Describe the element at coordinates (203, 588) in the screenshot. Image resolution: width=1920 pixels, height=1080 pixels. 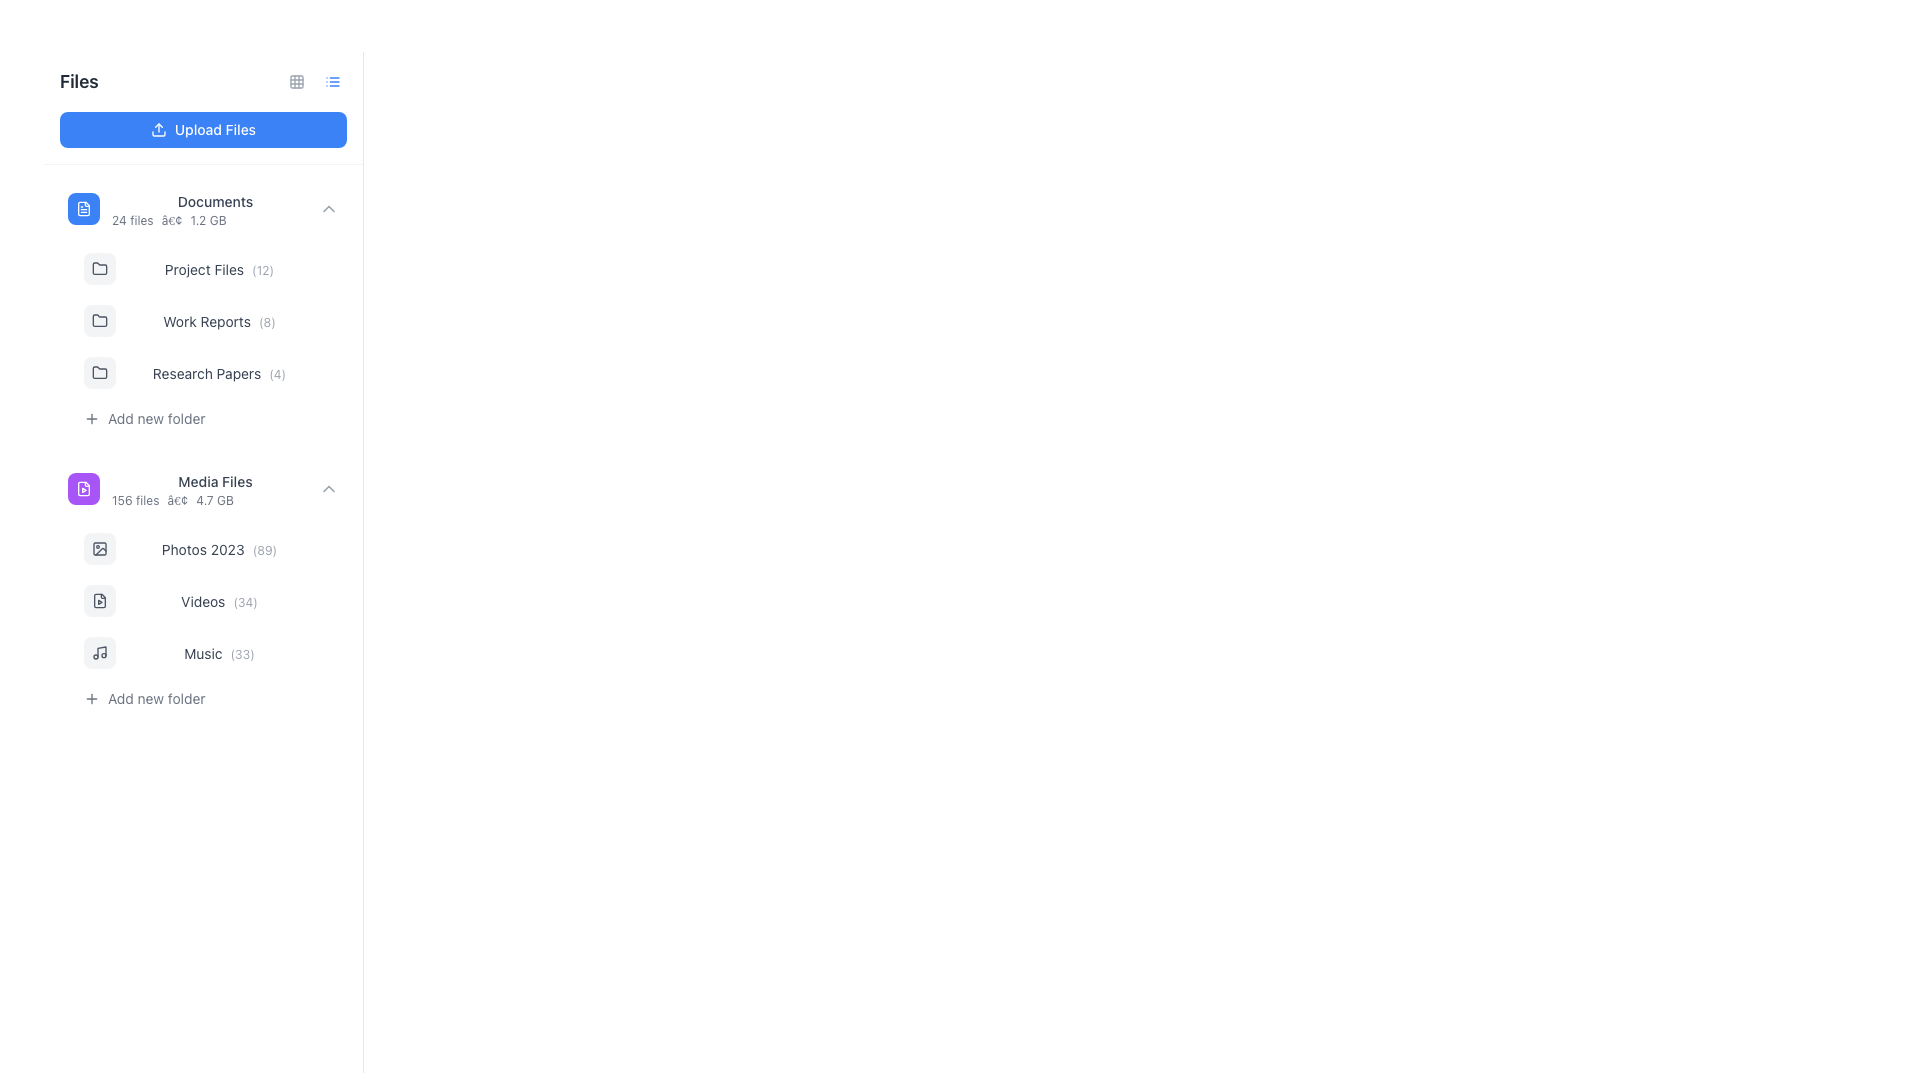
I see `the 'Videos' folder list item, which displays the count '(34)' and is located below the 'Photos 2023 (89)' folder and above the 'Music (33)' folder` at that location.